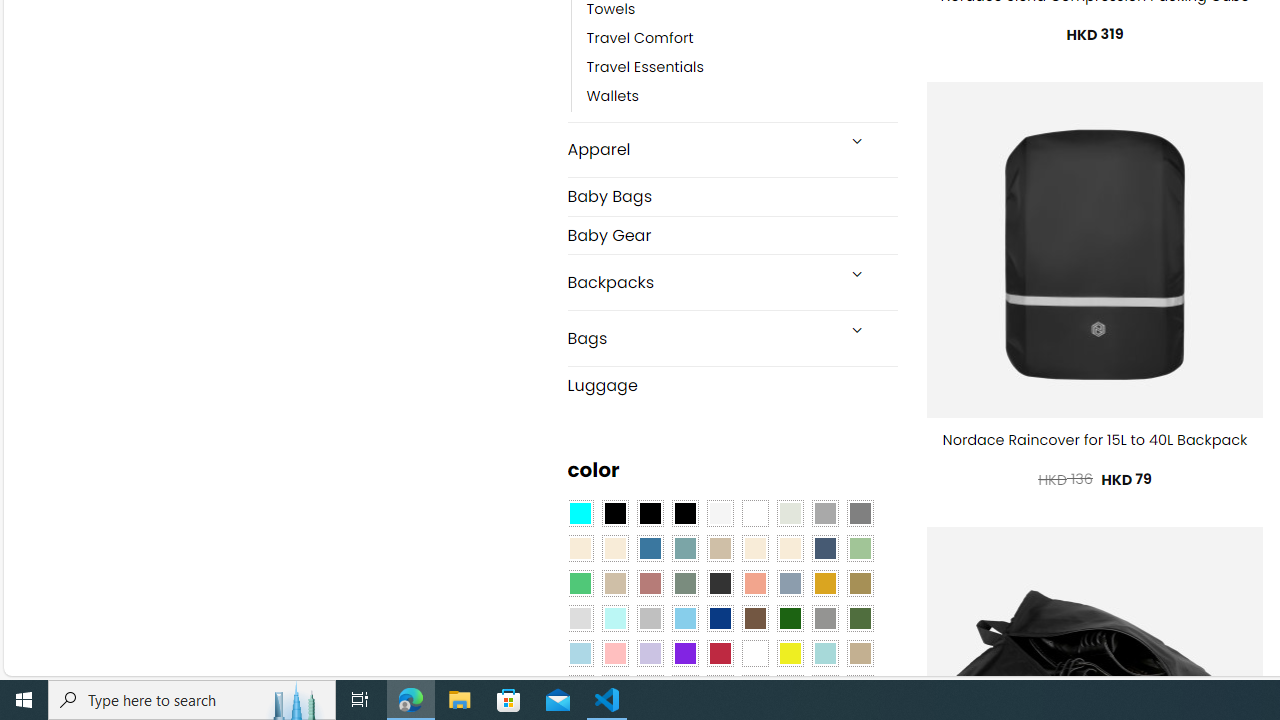 This screenshot has width=1280, height=720. Describe the element at coordinates (684, 549) in the screenshot. I see `'Blue Sage'` at that location.